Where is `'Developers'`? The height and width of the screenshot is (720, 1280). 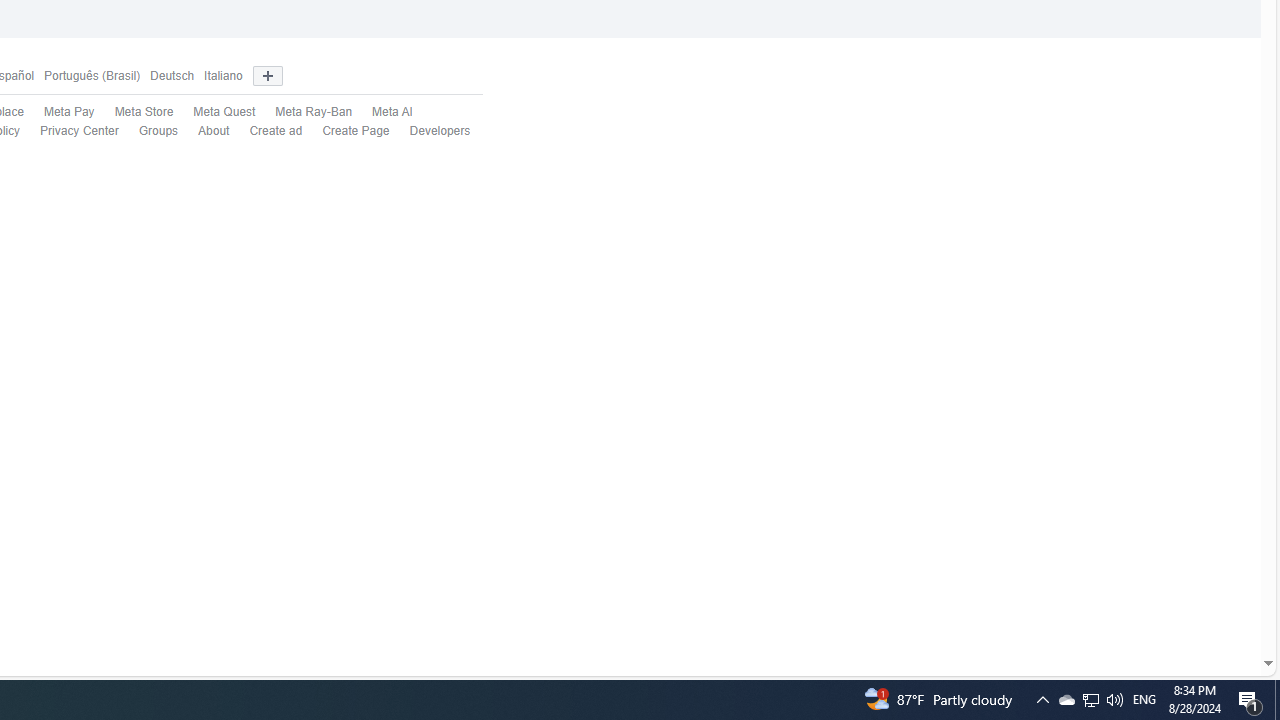 'Developers' is located at coordinates (439, 131).